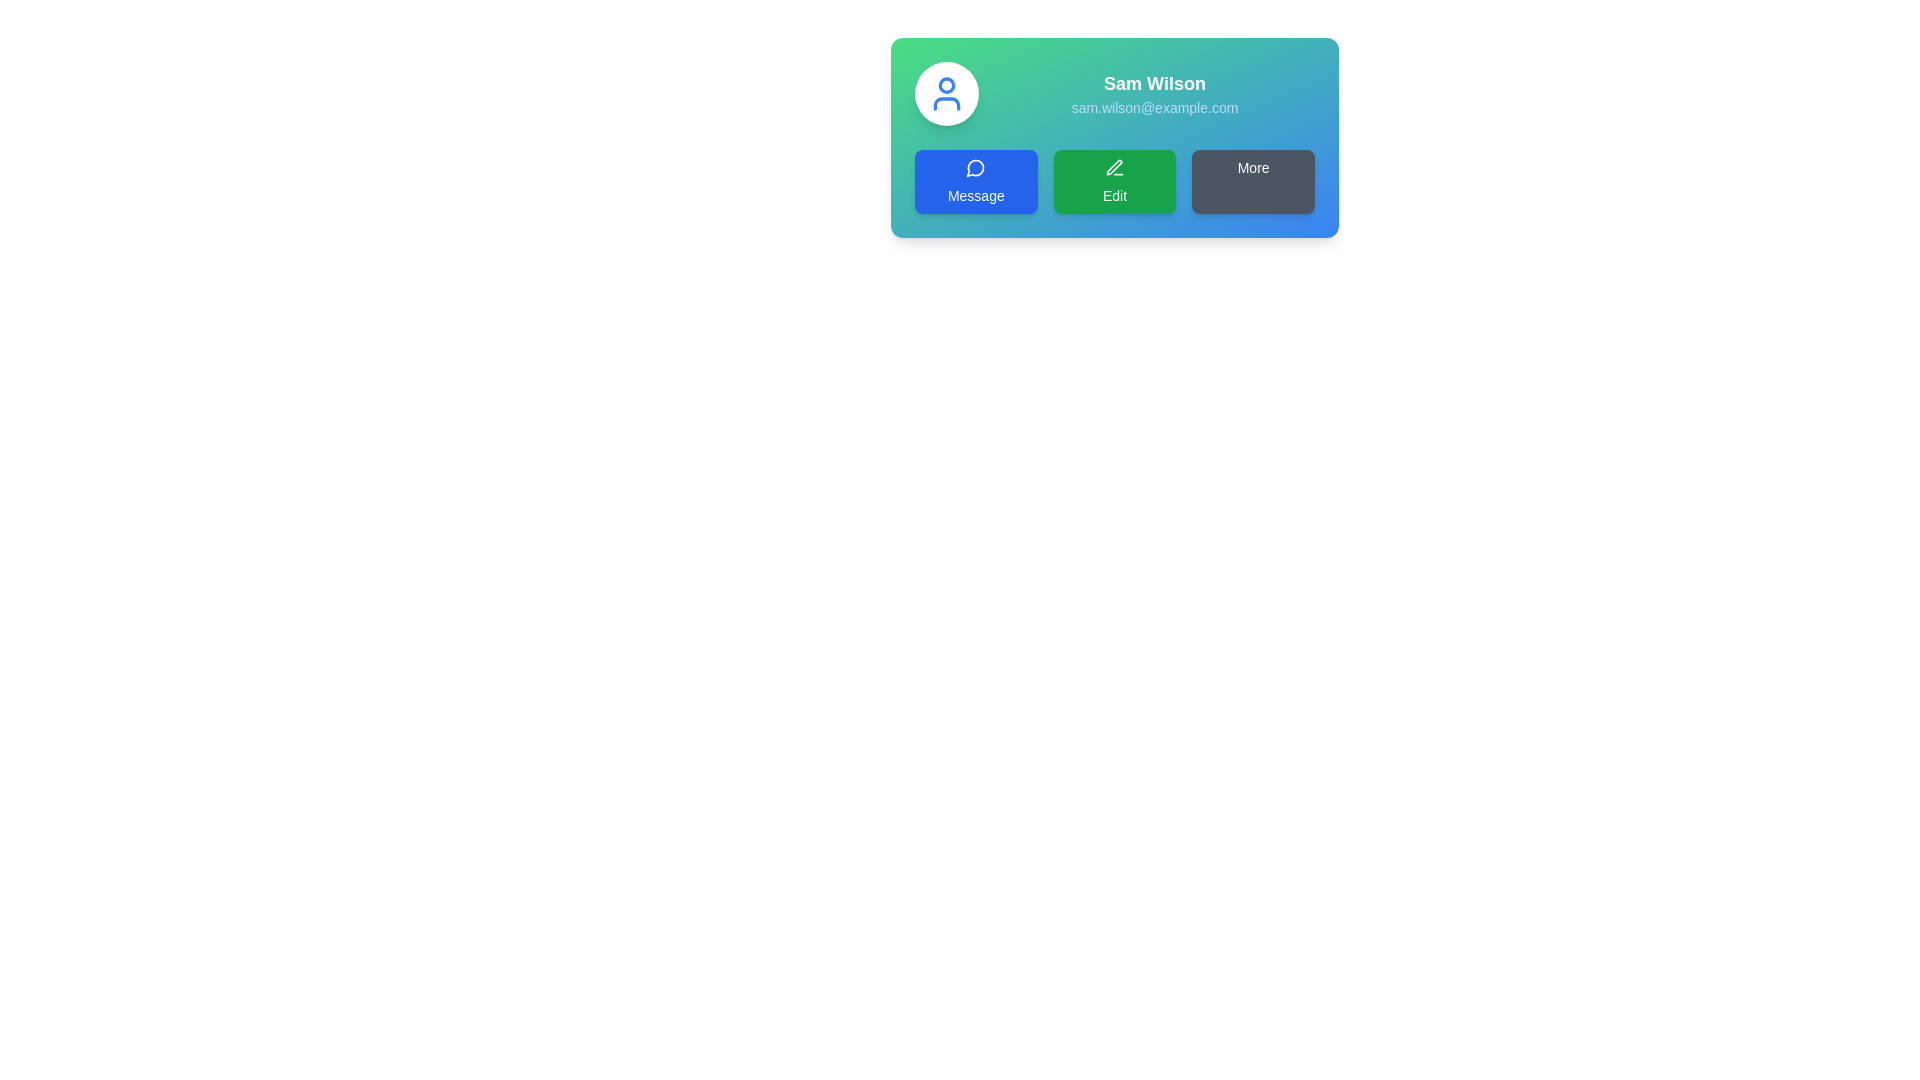  Describe the element at coordinates (945, 93) in the screenshot. I see `the user profile icon located in the upper left section of the rectangular card` at that location.